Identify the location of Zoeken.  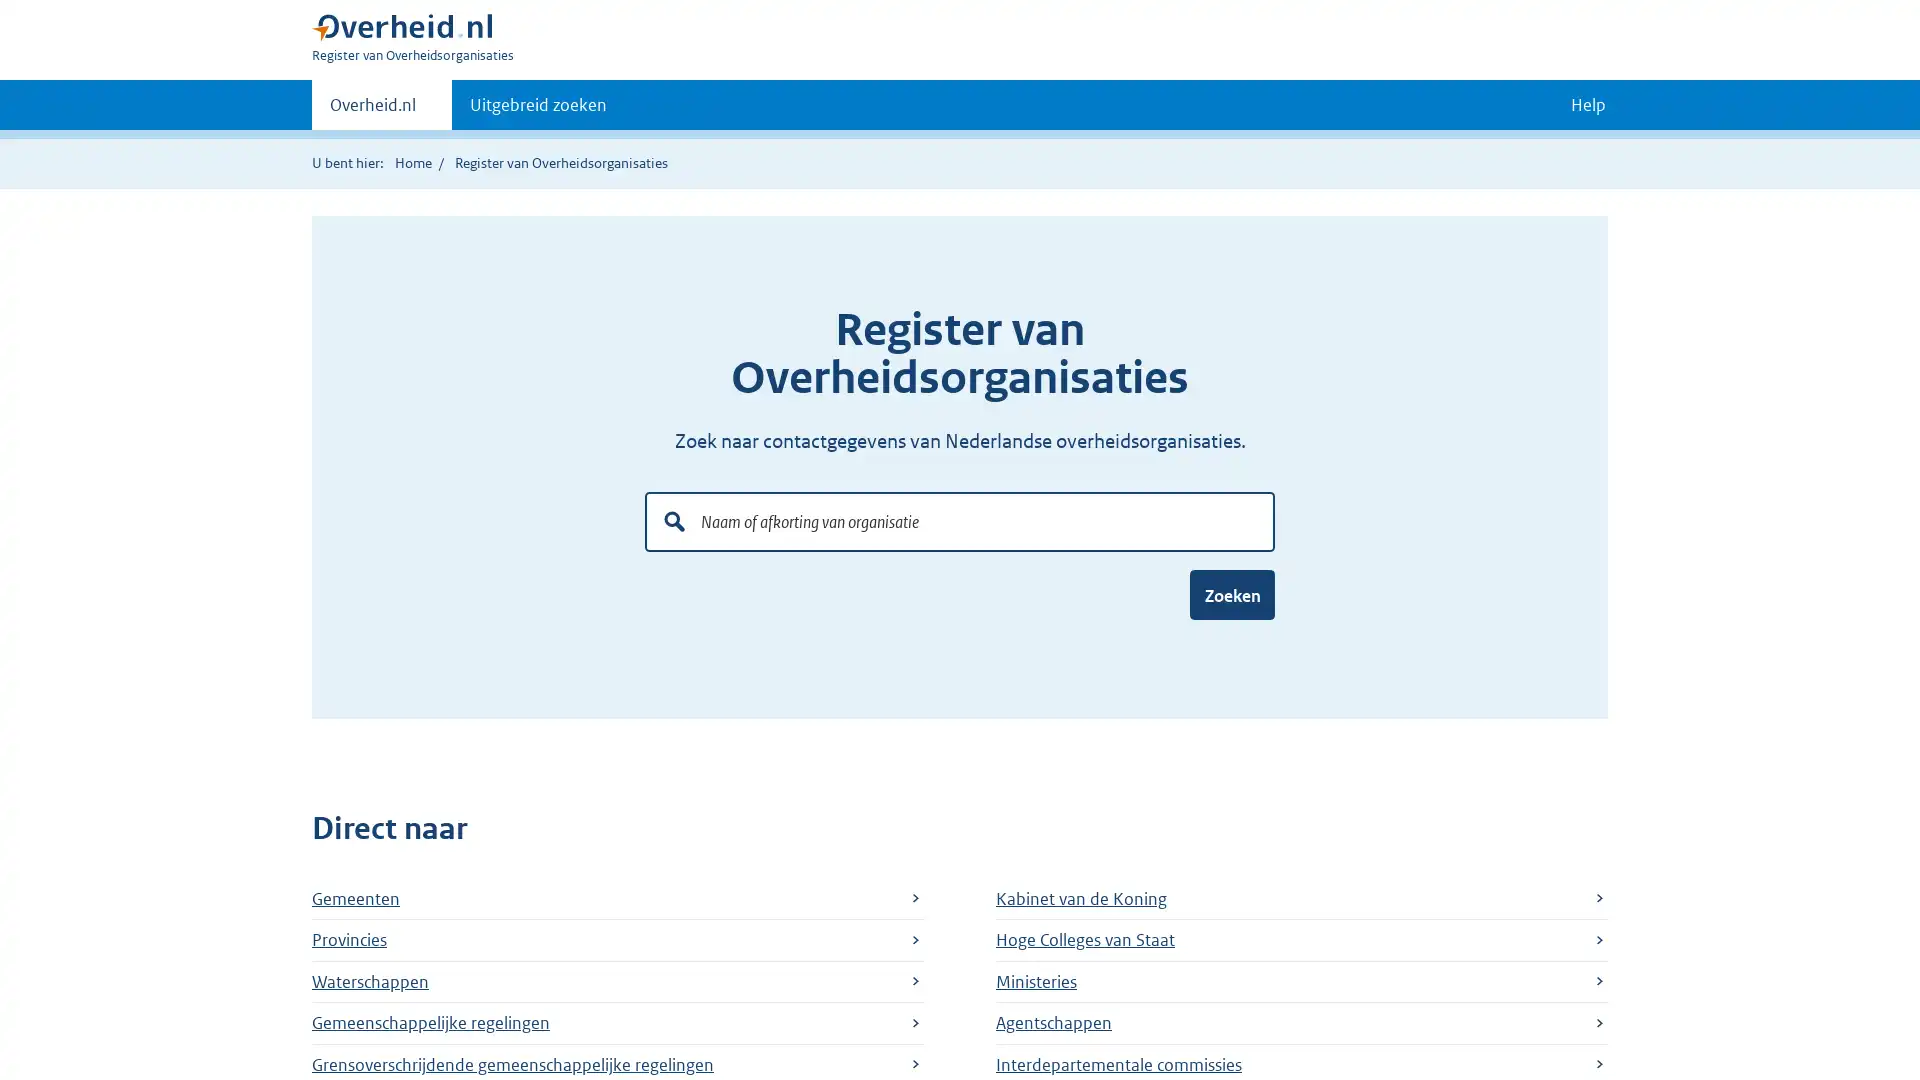
(1231, 593).